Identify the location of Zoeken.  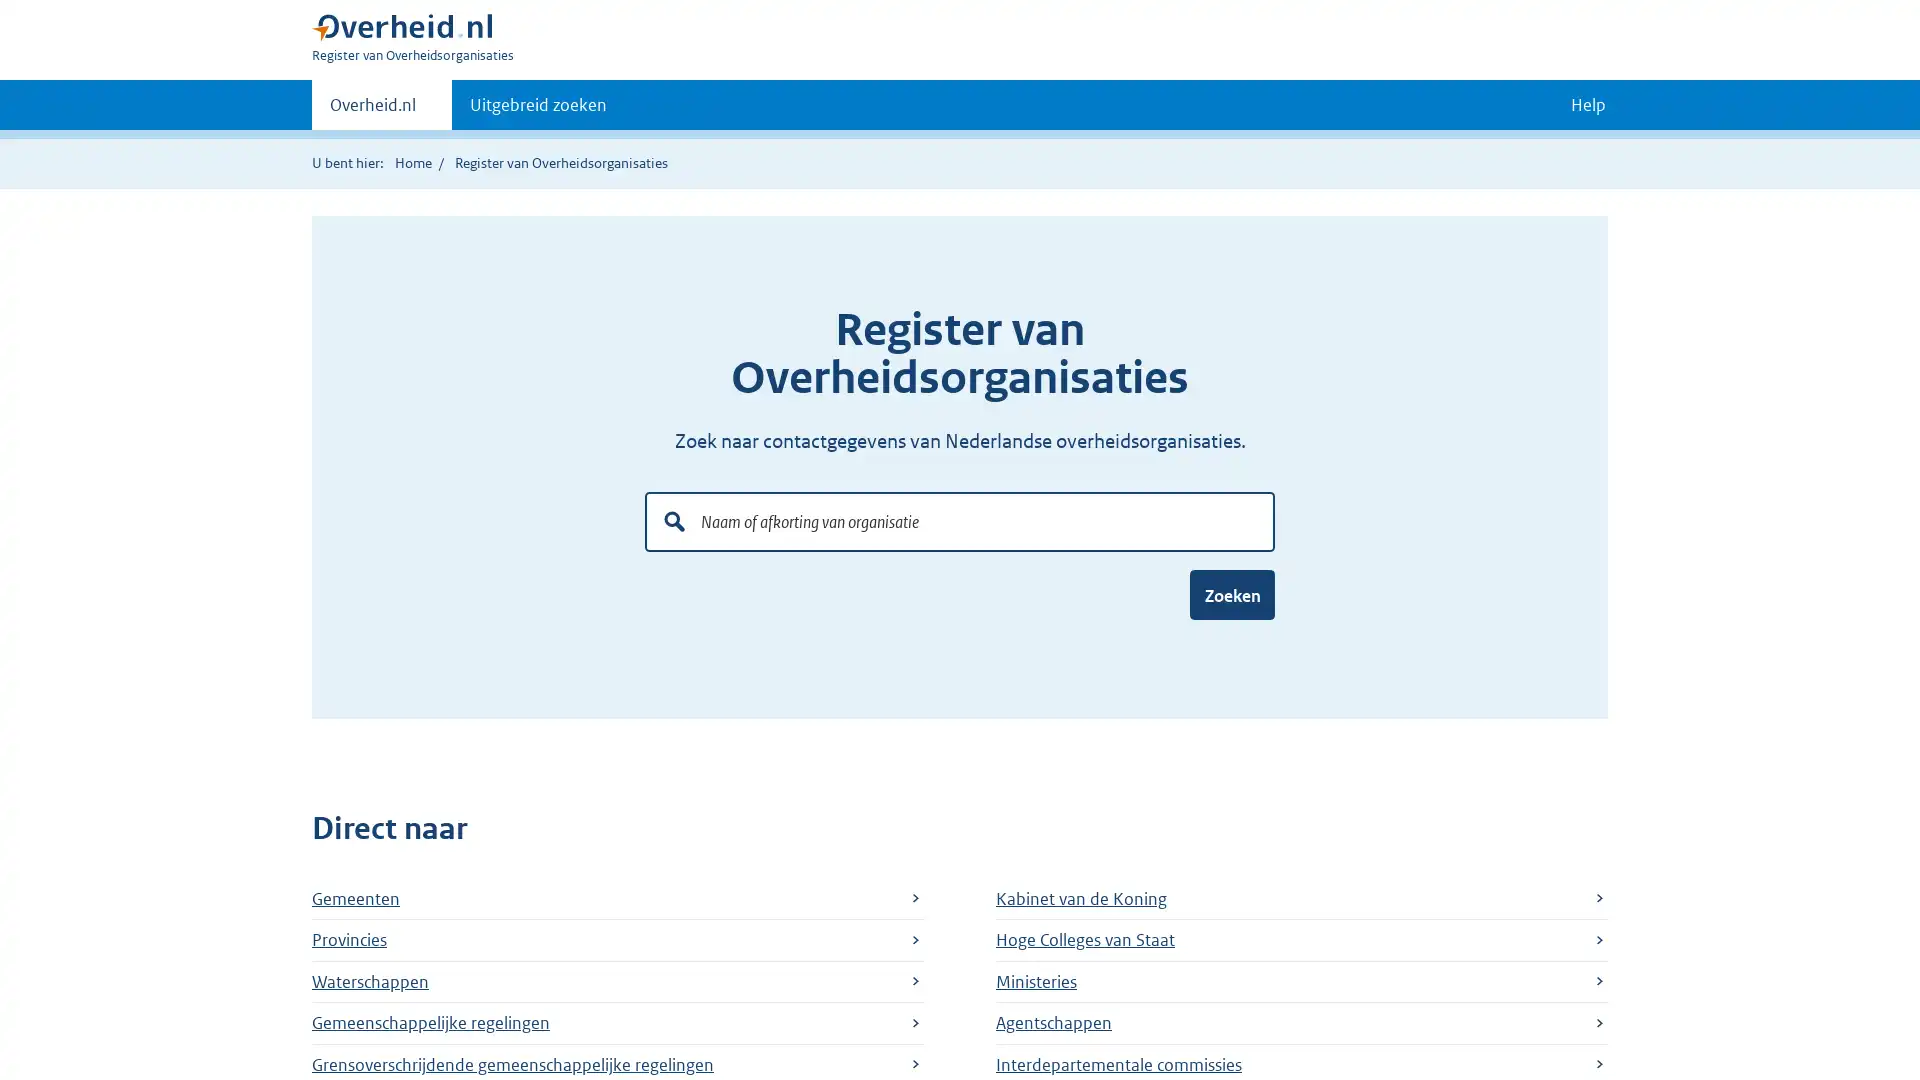
(1231, 593).